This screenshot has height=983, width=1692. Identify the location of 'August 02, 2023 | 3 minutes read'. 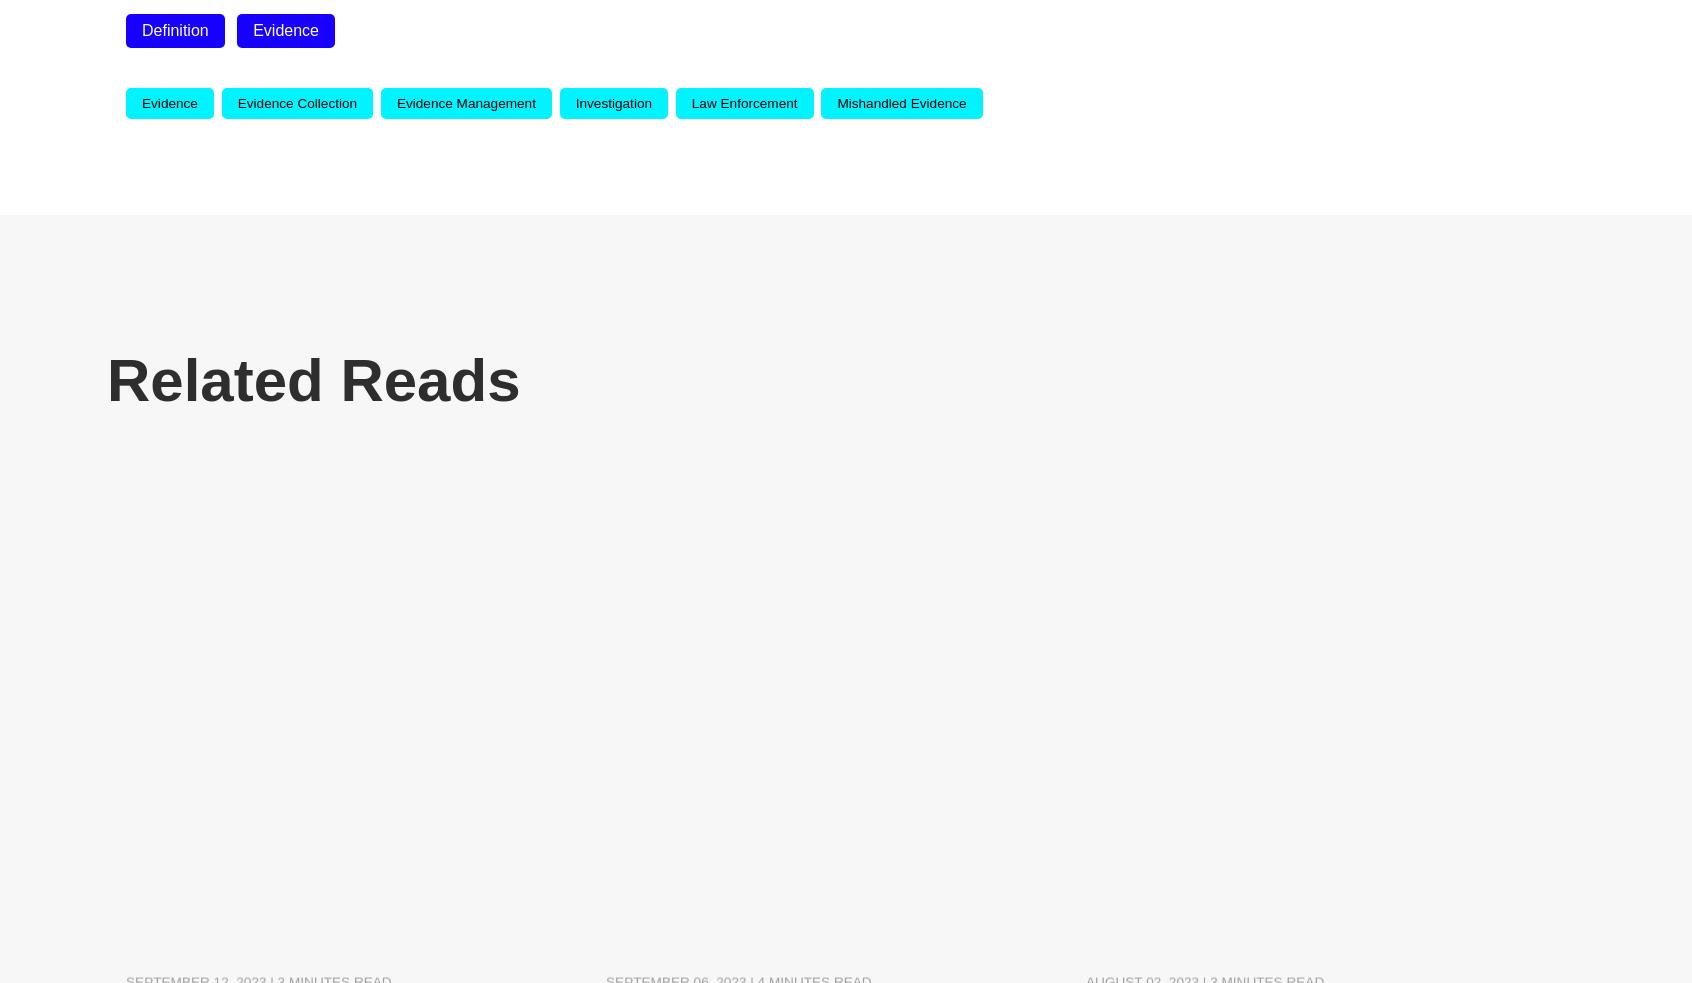
(1205, 792).